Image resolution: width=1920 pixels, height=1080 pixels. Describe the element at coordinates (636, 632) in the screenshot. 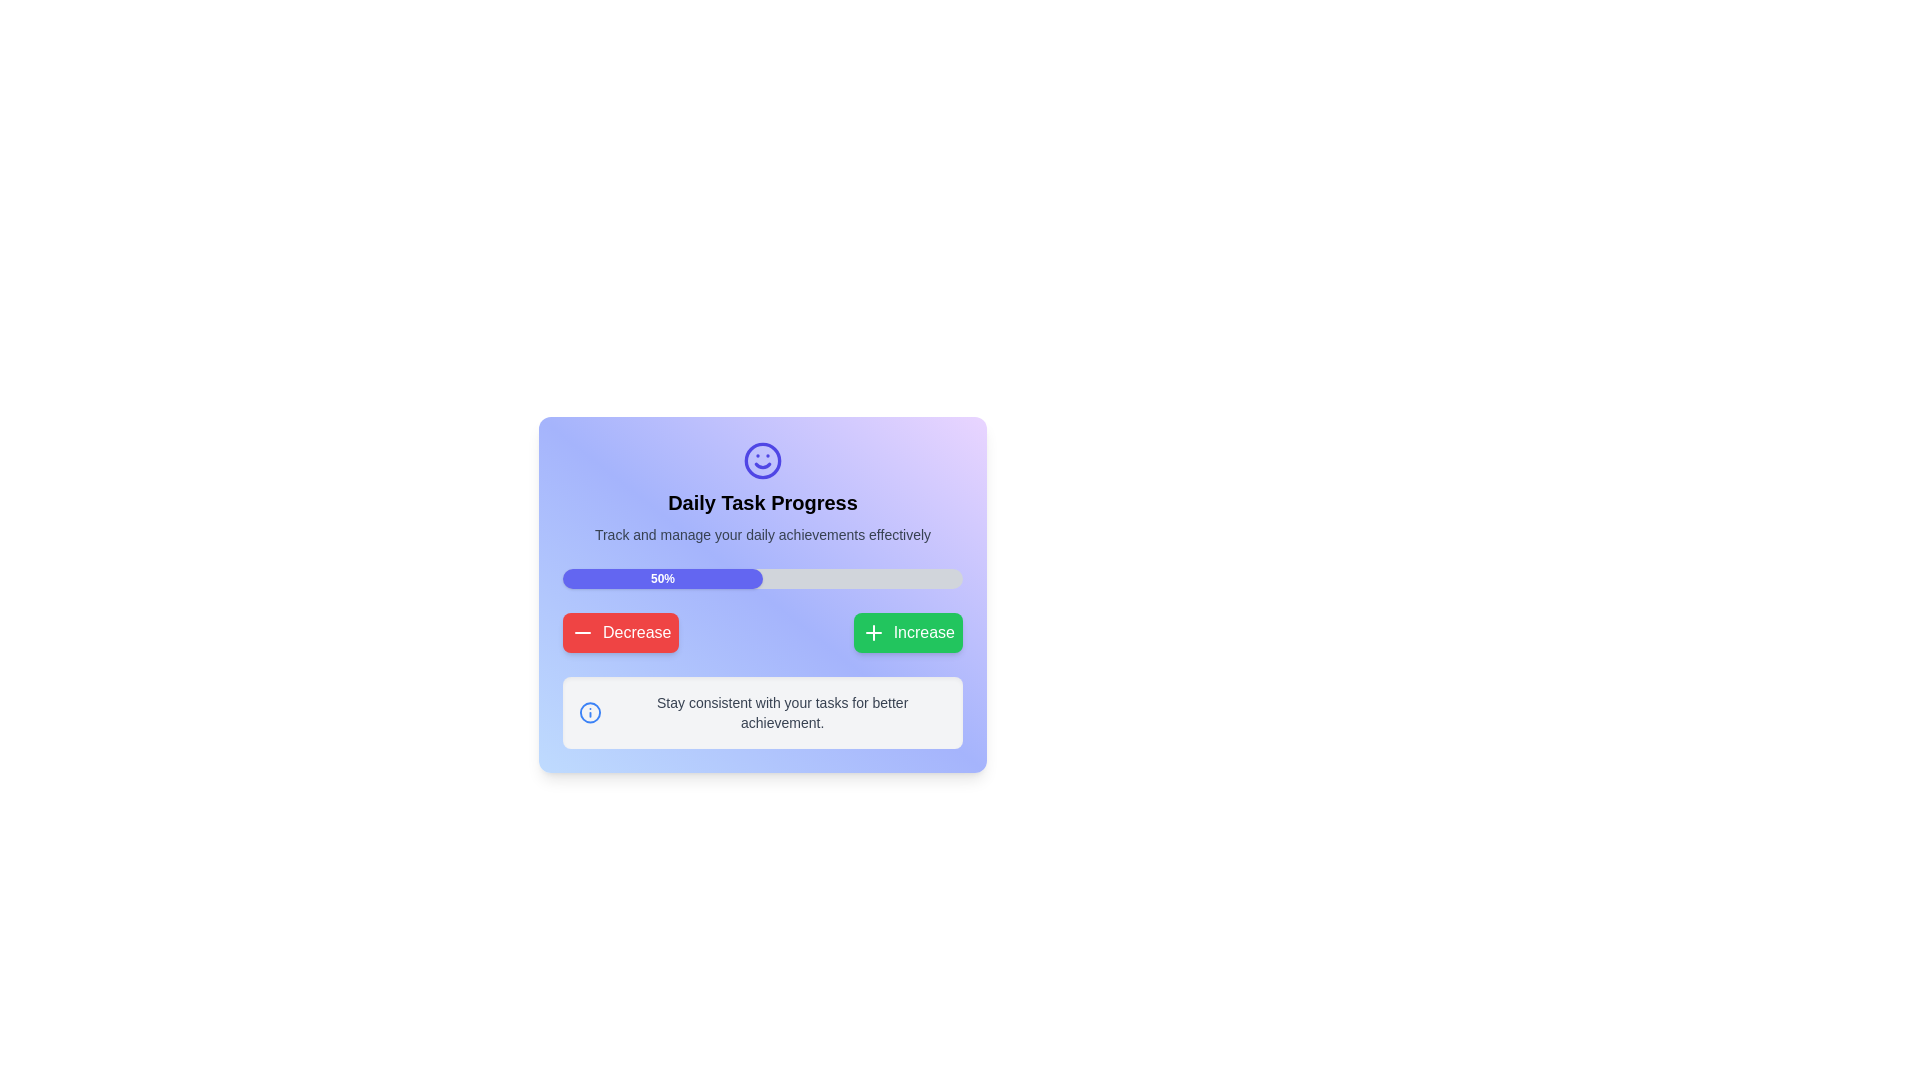

I see `the 'Decrease' text label within the button, which is prominently displayed in bold white font against a red background` at that location.